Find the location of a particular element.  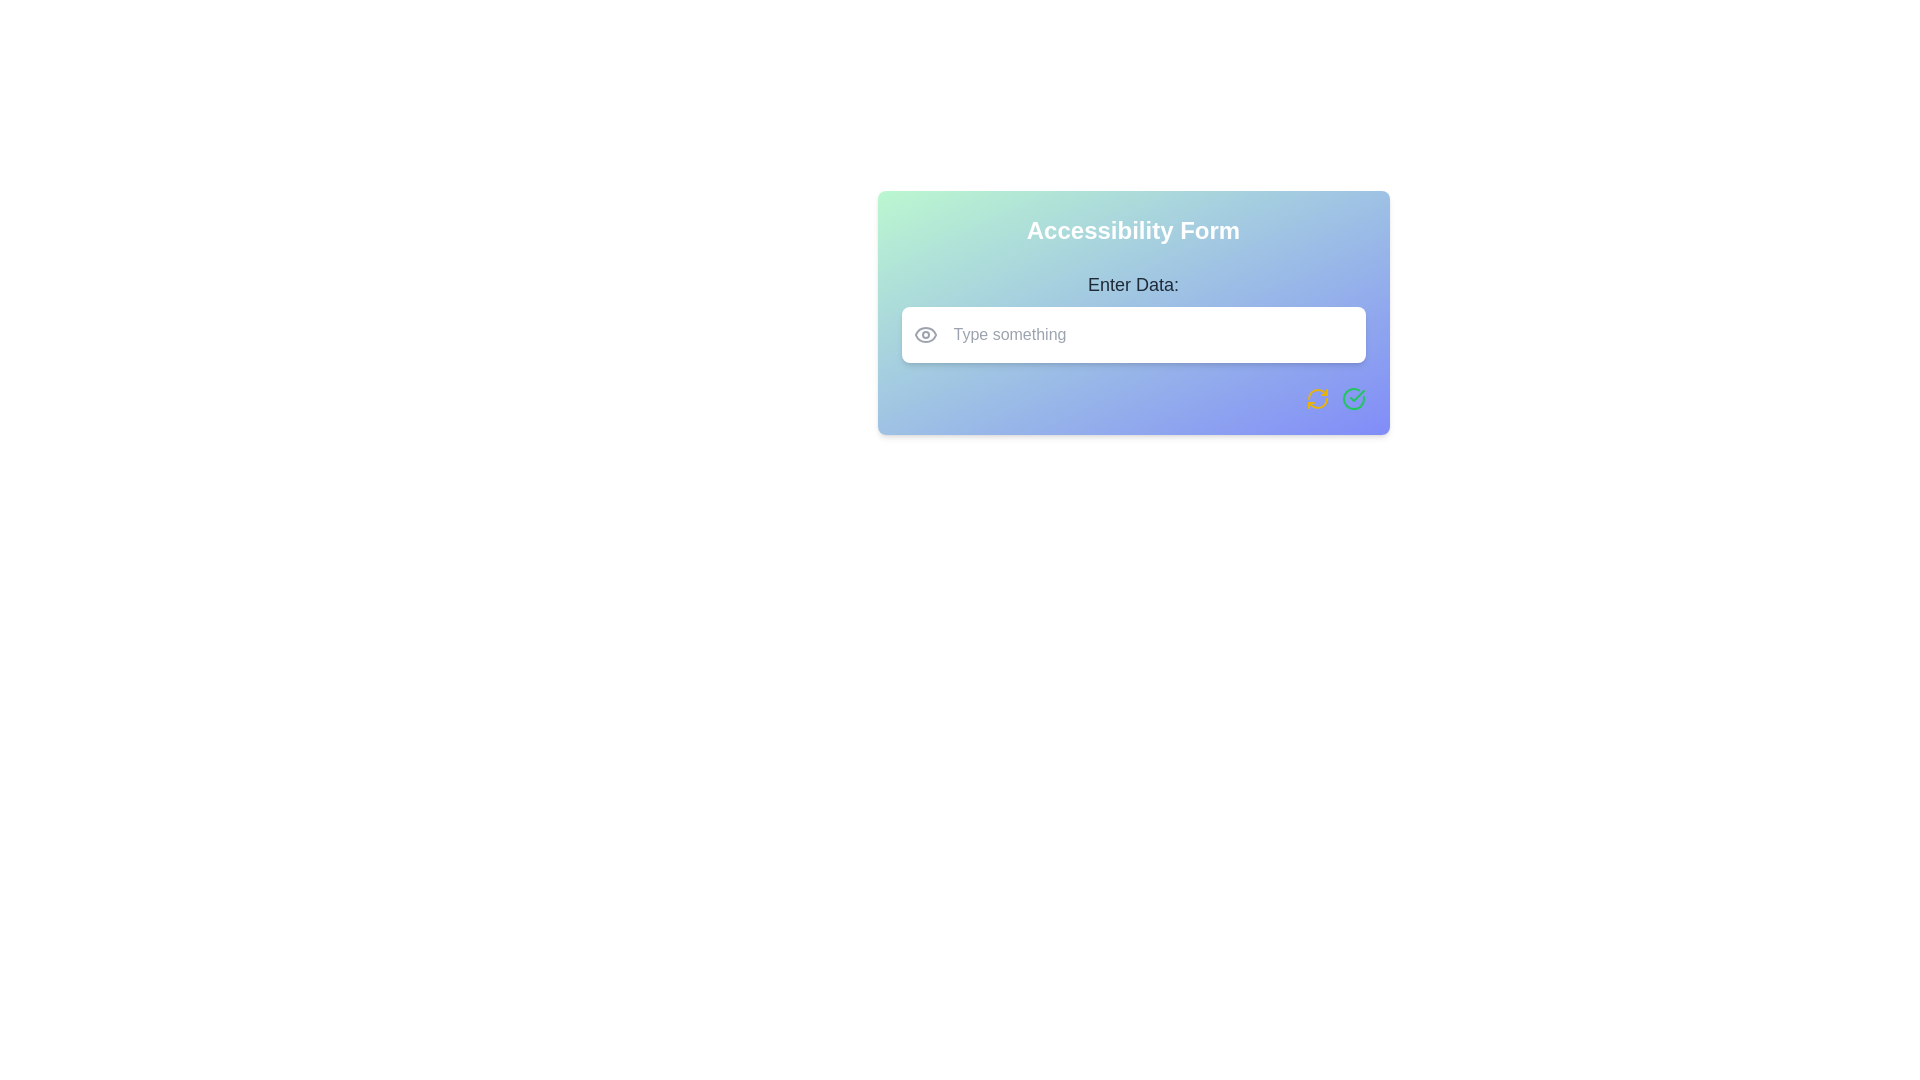

the visibility toggle icon located to the left of the input field under the 'Enter Data:' label is located at coordinates (924, 334).